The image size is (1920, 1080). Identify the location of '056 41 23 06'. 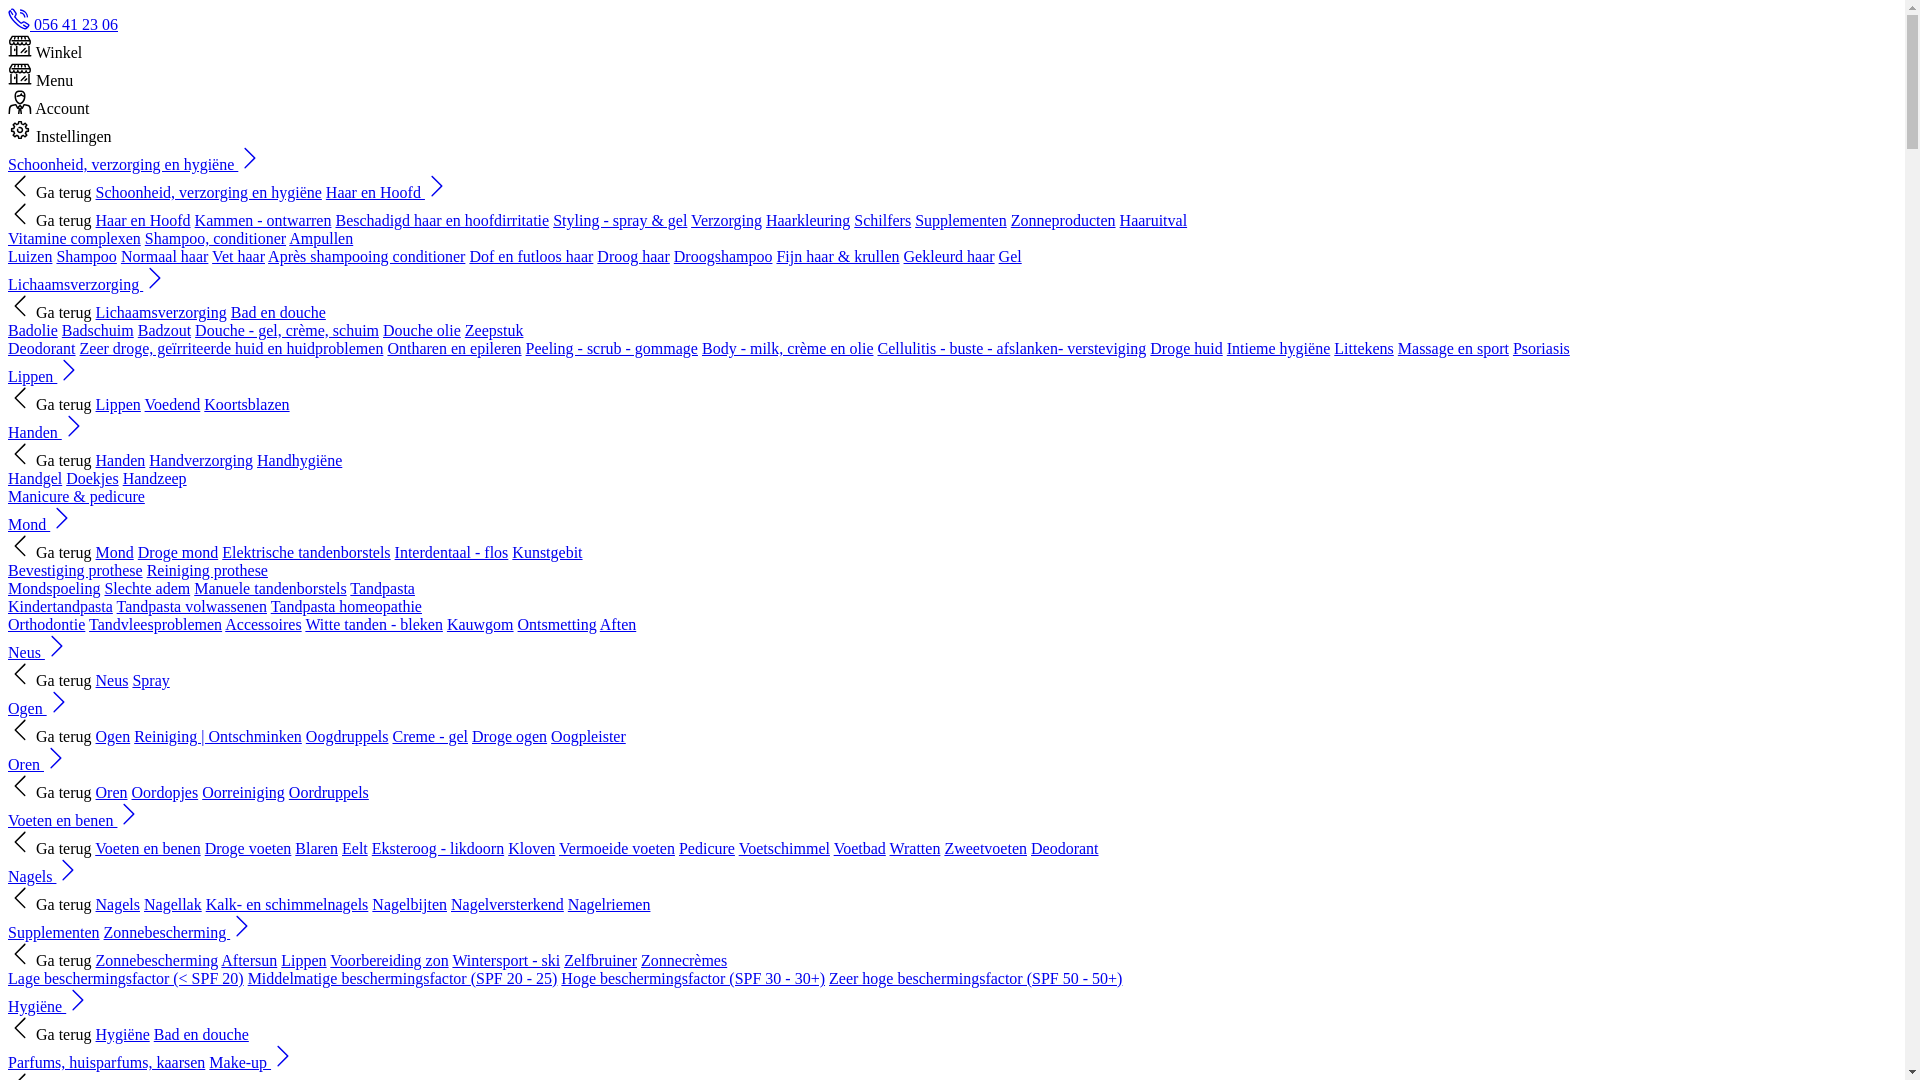
(62, 24).